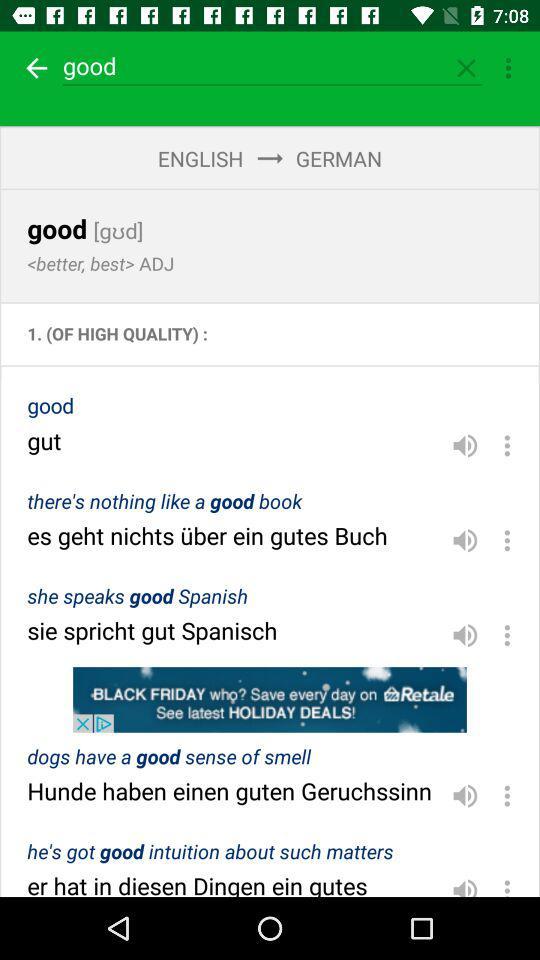 This screenshot has width=540, height=960. What do you see at coordinates (270, 699) in the screenshot?
I see `advertisement` at bounding box center [270, 699].